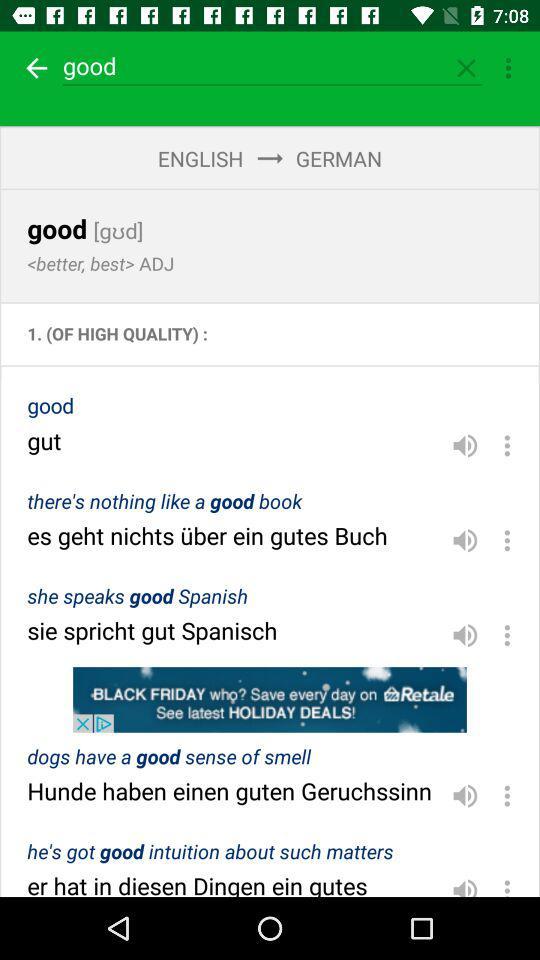 This screenshot has width=540, height=960. What do you see at coordinates (270, 699) in the screenshot?
I see `advertisement` at bounding box center [270, 699].